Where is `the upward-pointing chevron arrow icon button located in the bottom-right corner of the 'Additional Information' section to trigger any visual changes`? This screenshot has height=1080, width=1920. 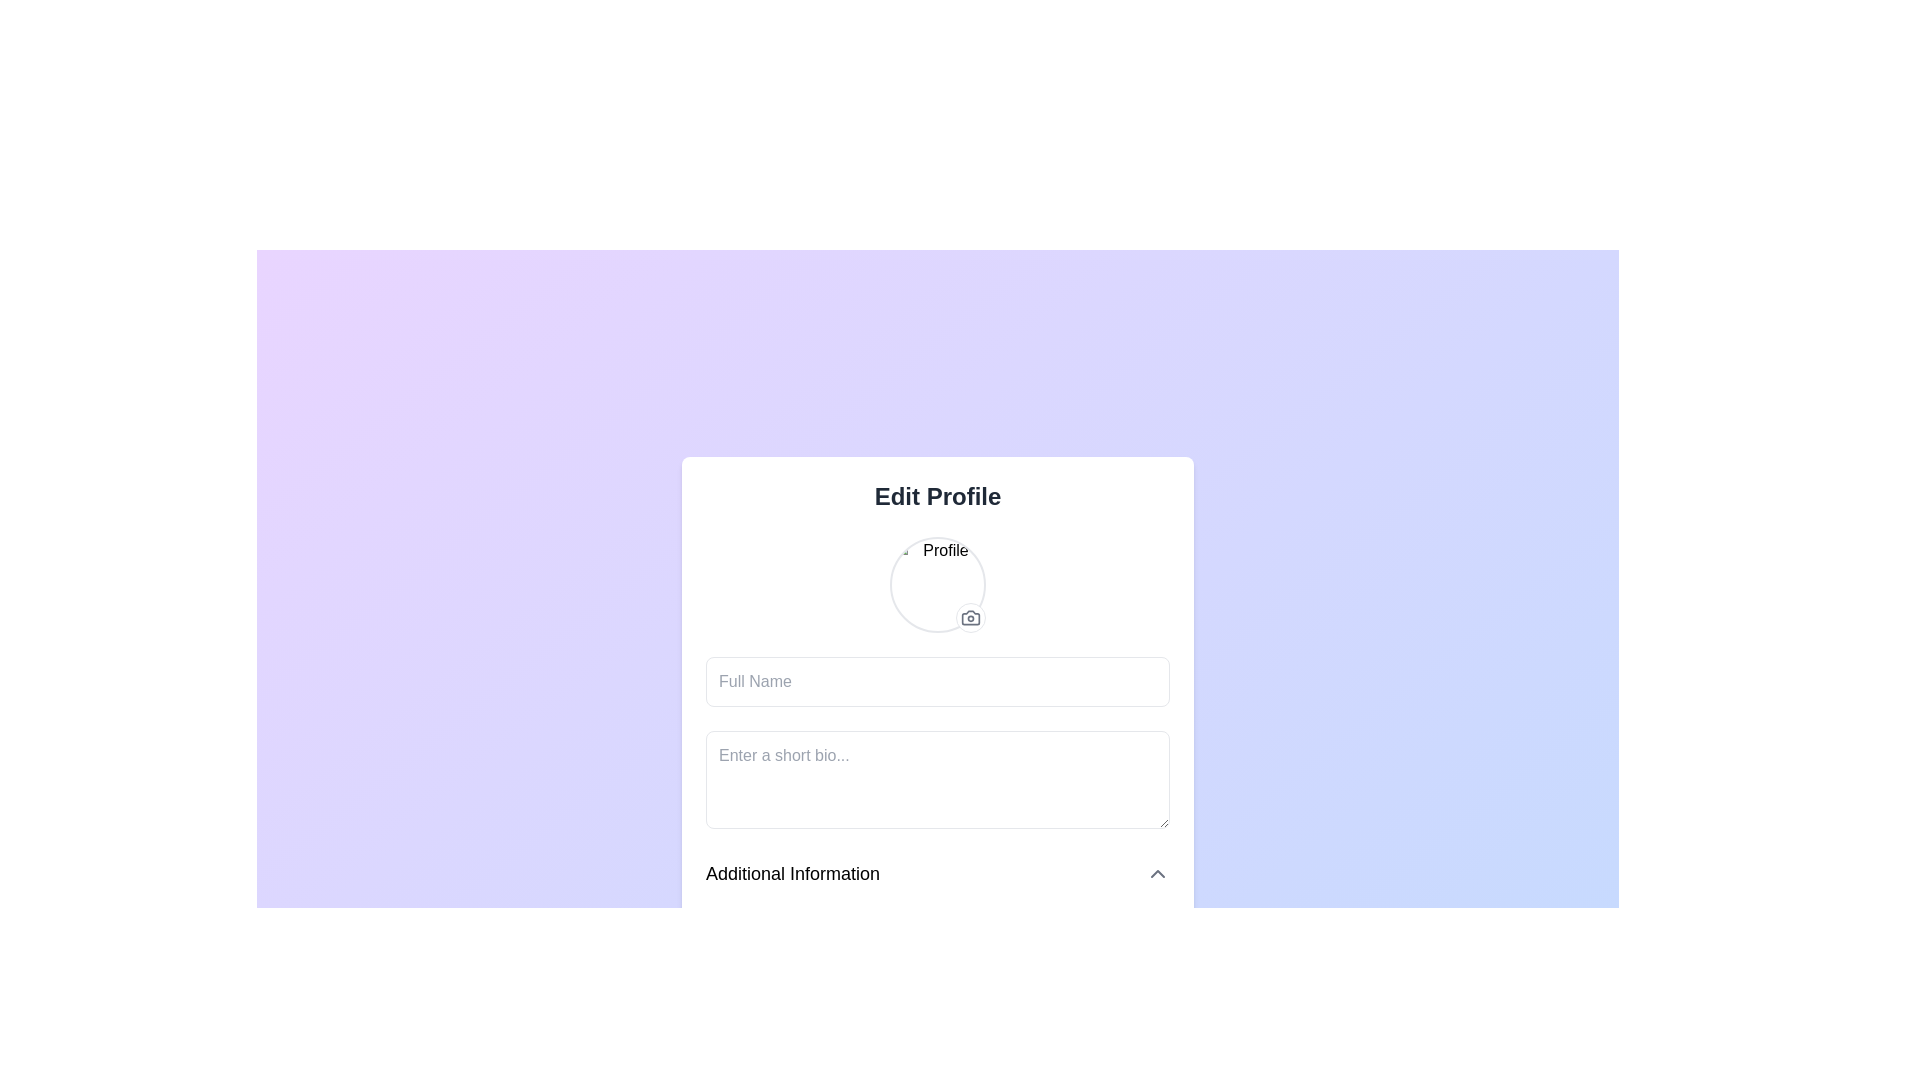 the upward-pointing chevron arrow icon button located in the bottom-right corner of the 'Additional Information' section to trigger any visual changes is located at coordinates (1157, 871).